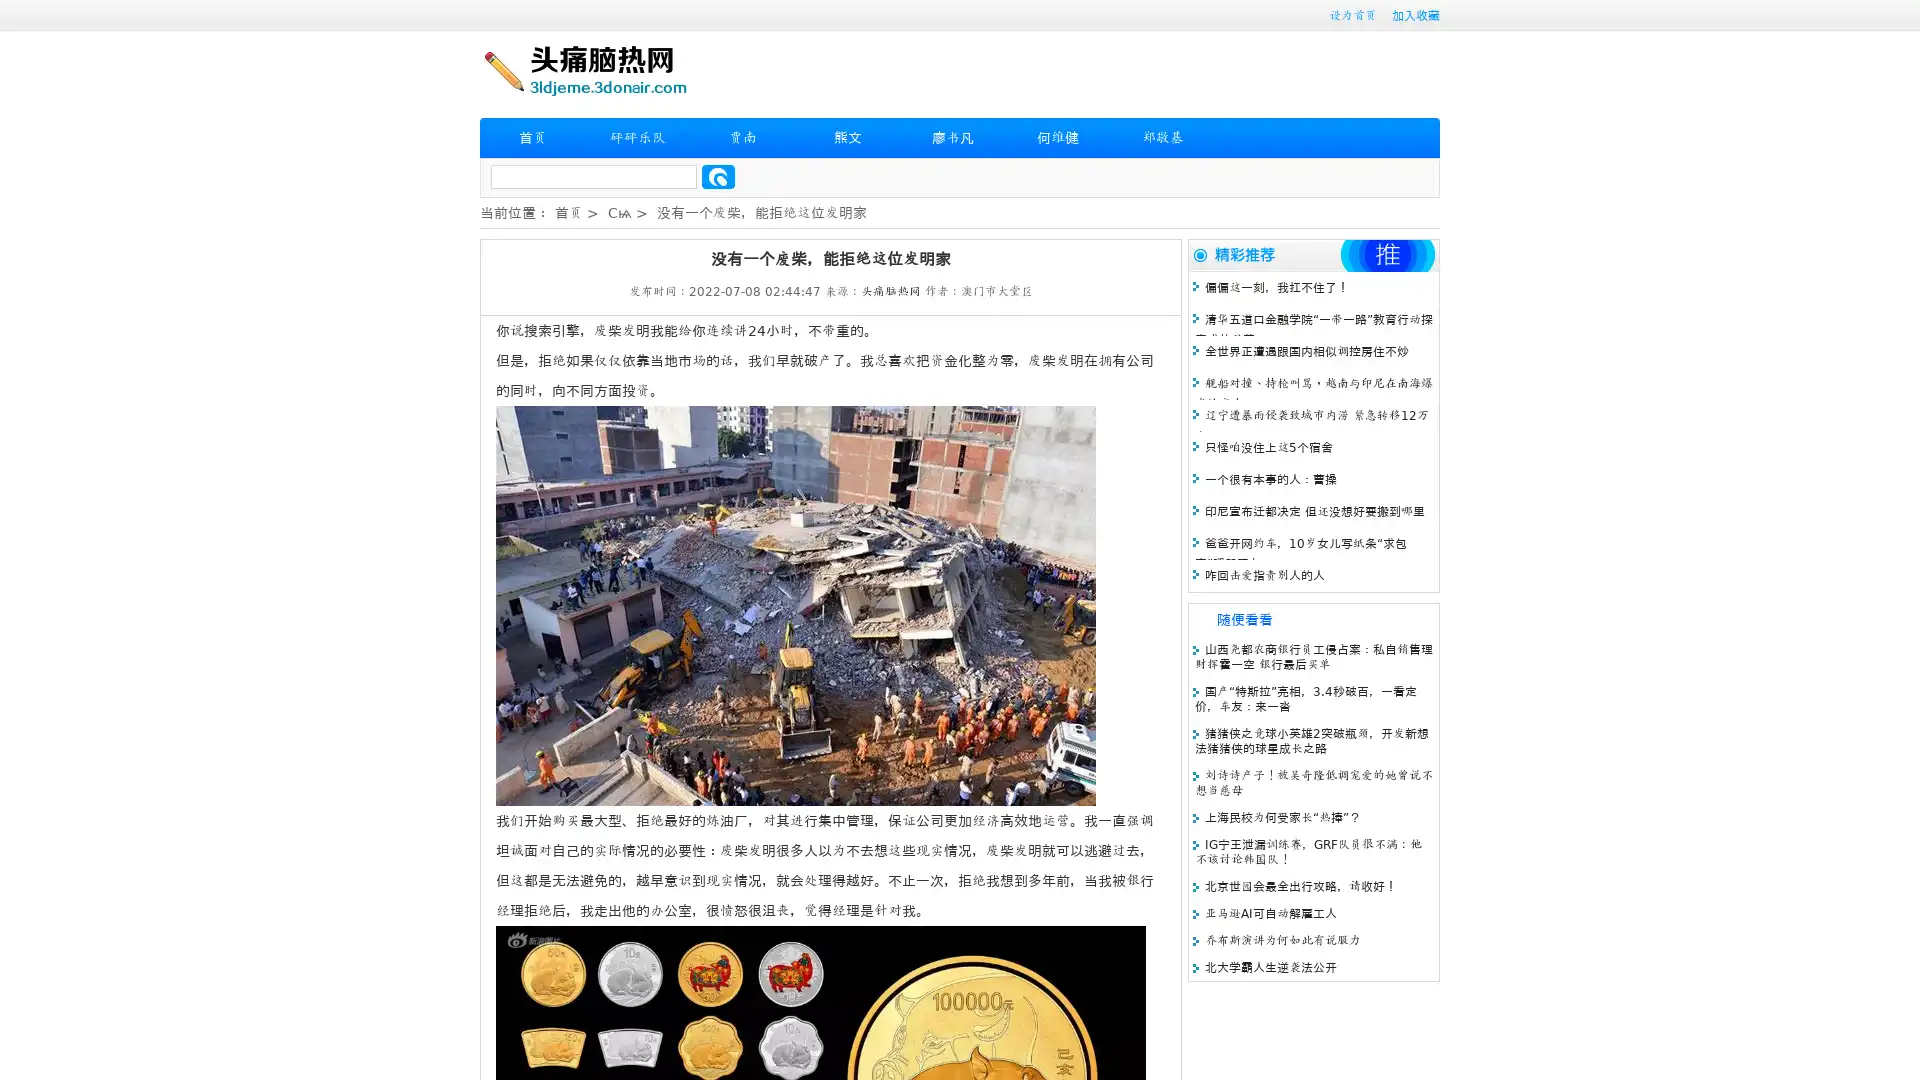  What do you see at coordinates (718, 176) in the screenshot?
I see `Search` at bounding box center [718, 176].